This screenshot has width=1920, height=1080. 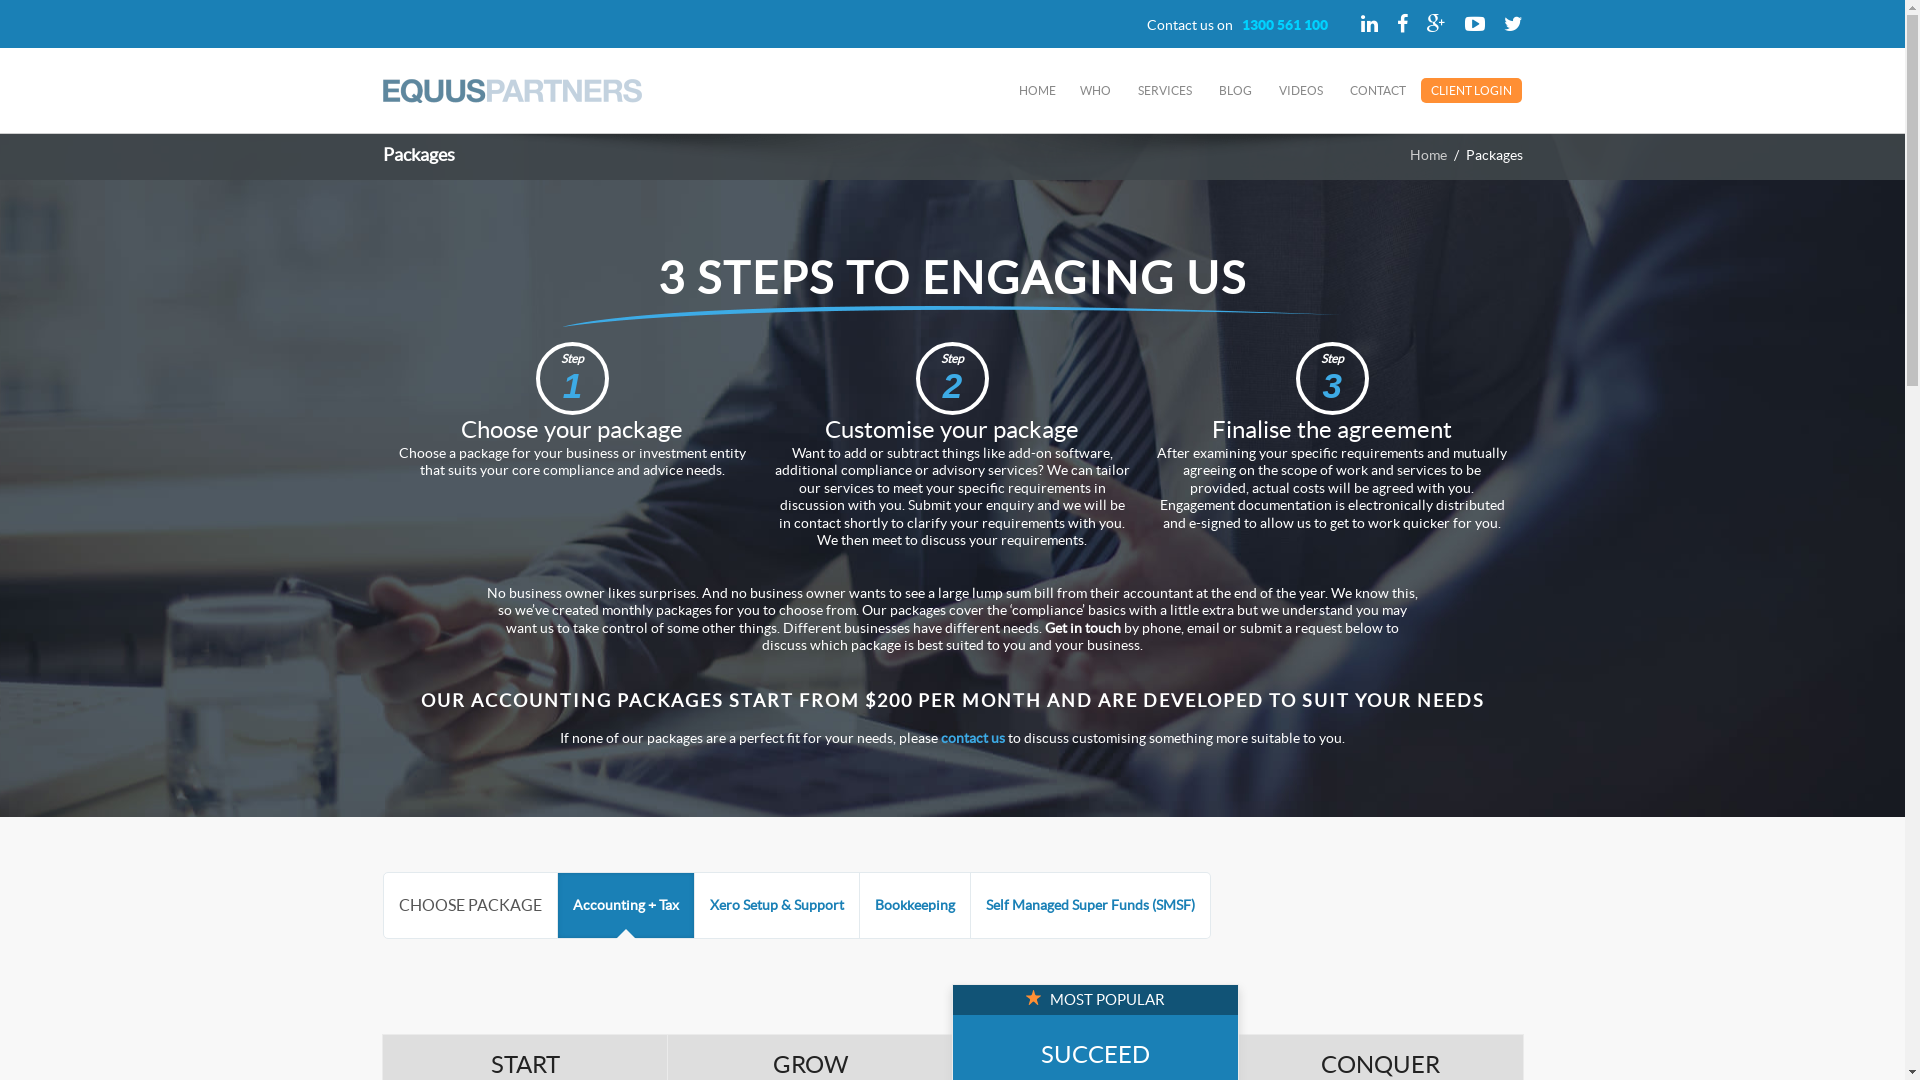 I want to click on 'CONTACT', so click(x=1376, y=90).